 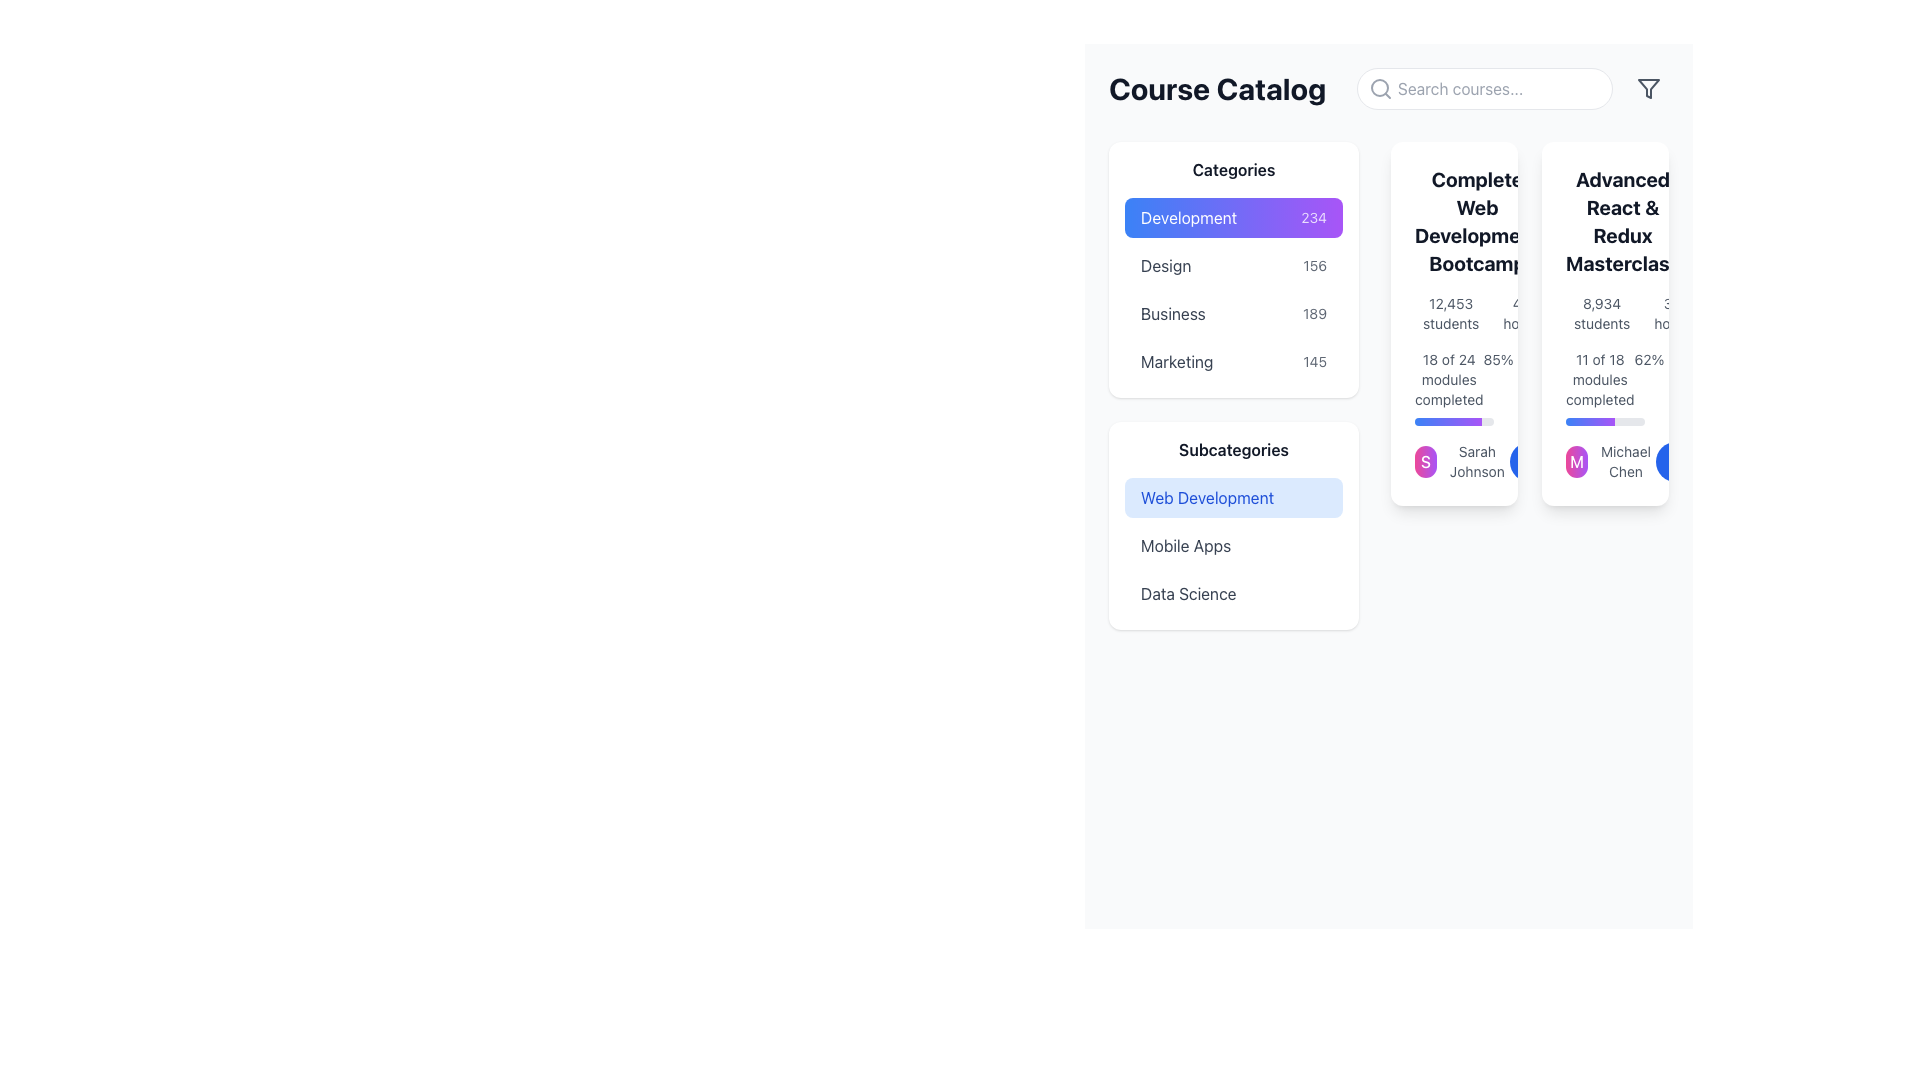 I want to click on the Information Display Component that shows '11 of 18 modules completed' and '62%', so click(x=1605, y=388).